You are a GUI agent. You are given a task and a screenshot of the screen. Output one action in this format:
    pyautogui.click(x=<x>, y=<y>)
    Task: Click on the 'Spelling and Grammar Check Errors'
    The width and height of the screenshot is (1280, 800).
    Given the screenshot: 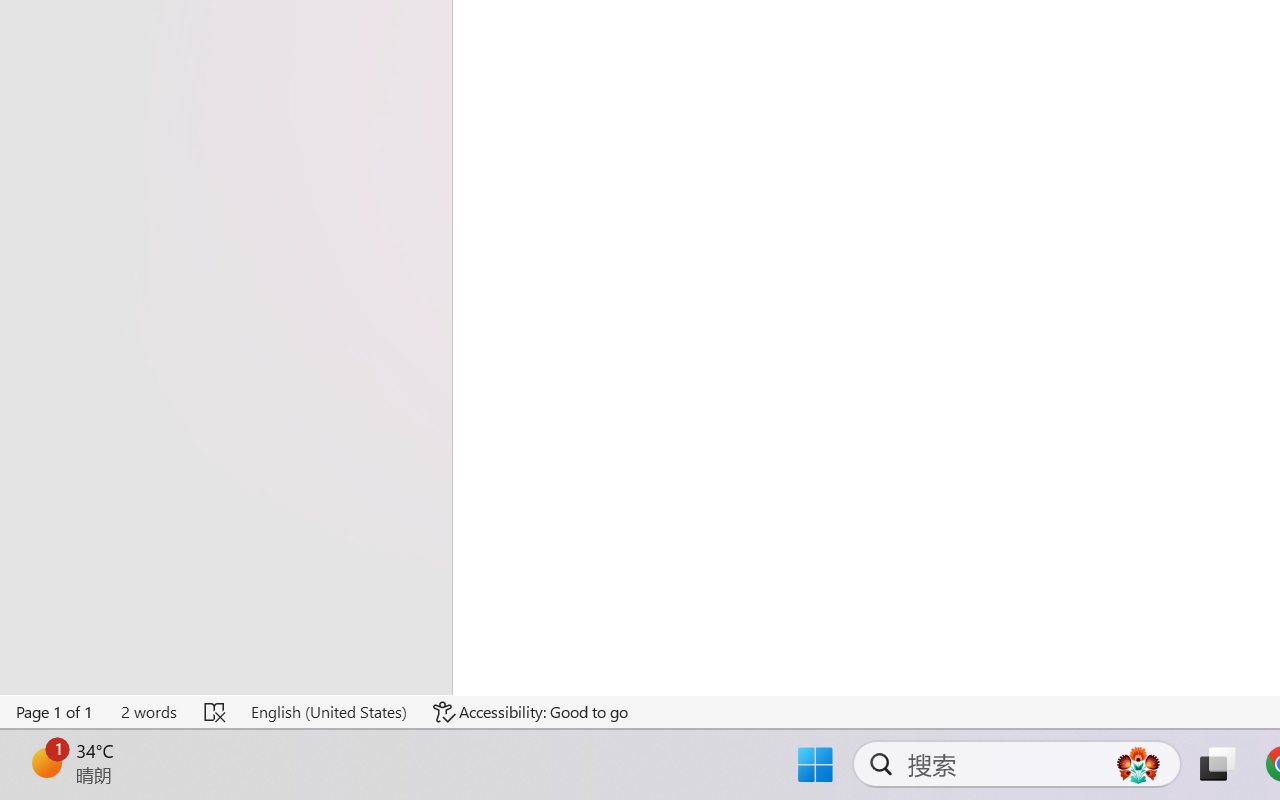 What is the action you would take?
    pyautogui.click(x=216, y=711)
    